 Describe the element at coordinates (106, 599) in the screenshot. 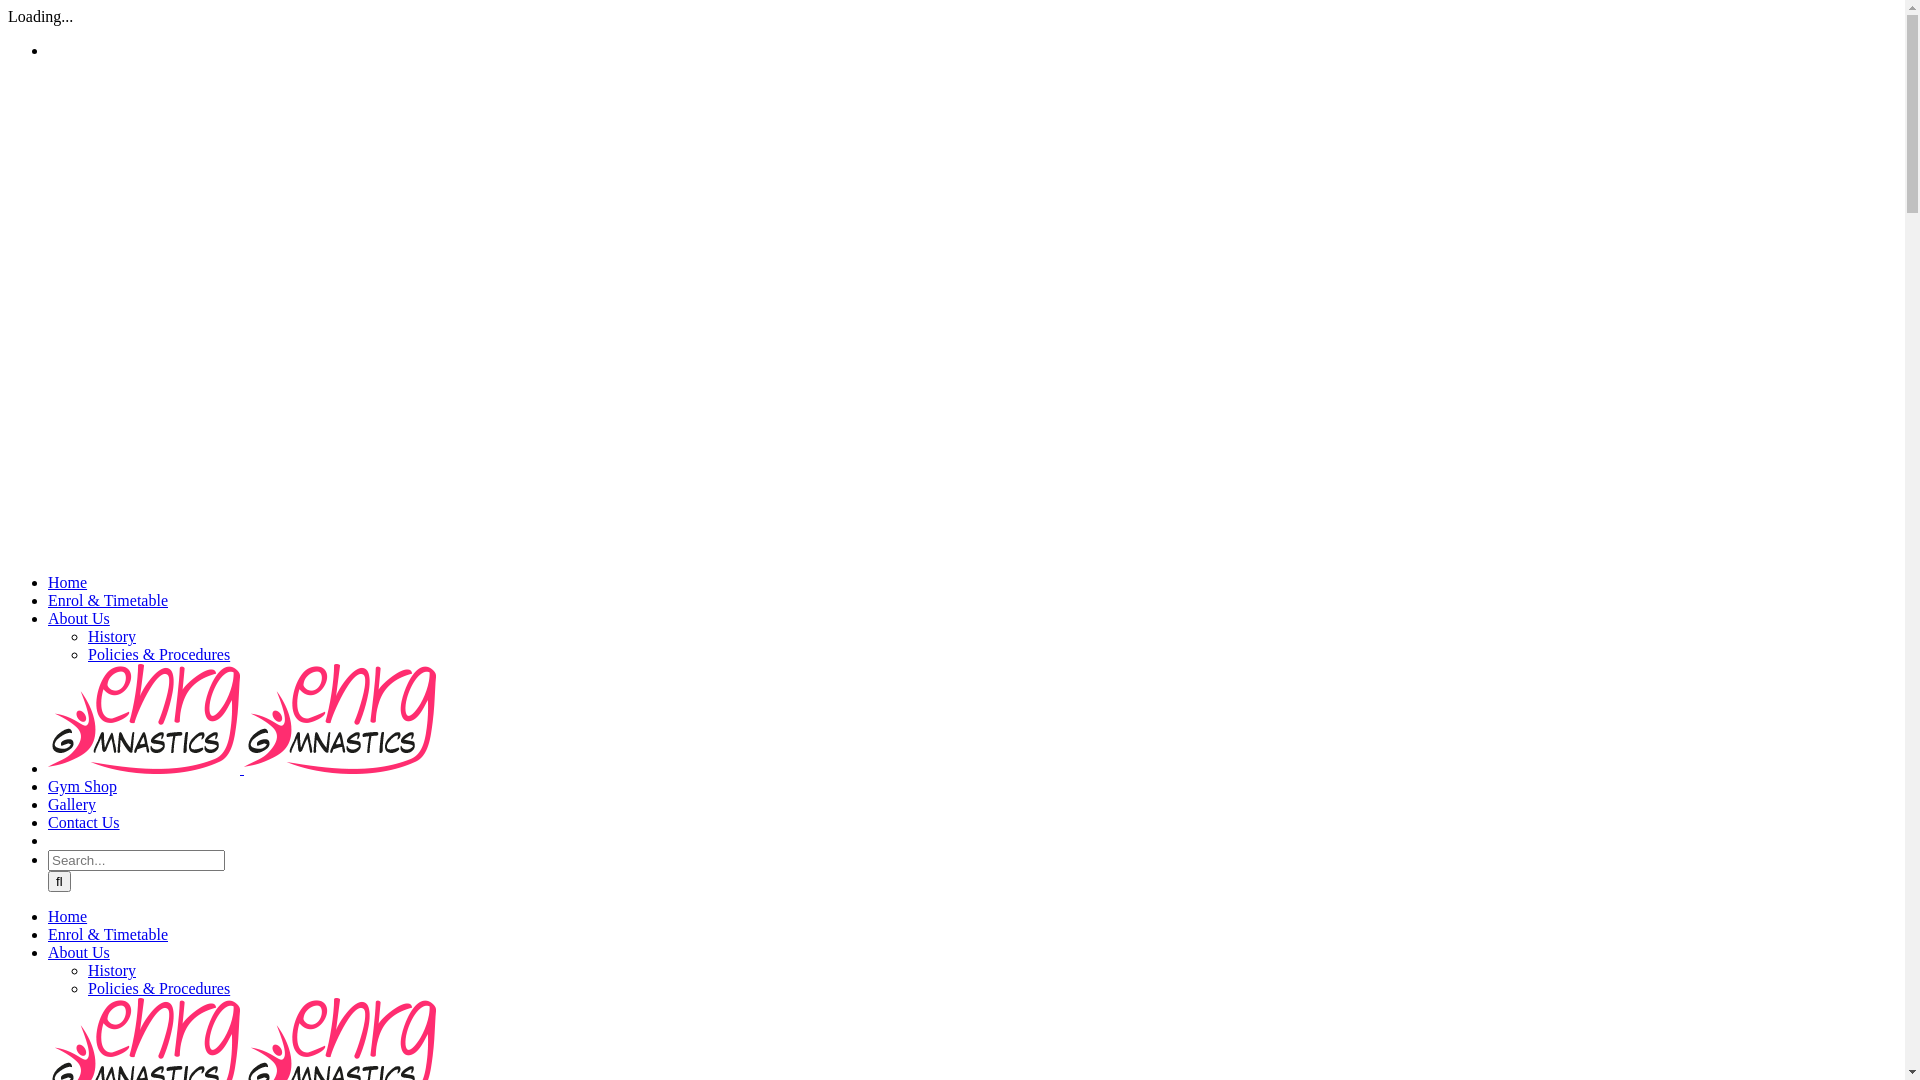

I see `'Enrol & Timetable'` at that location.